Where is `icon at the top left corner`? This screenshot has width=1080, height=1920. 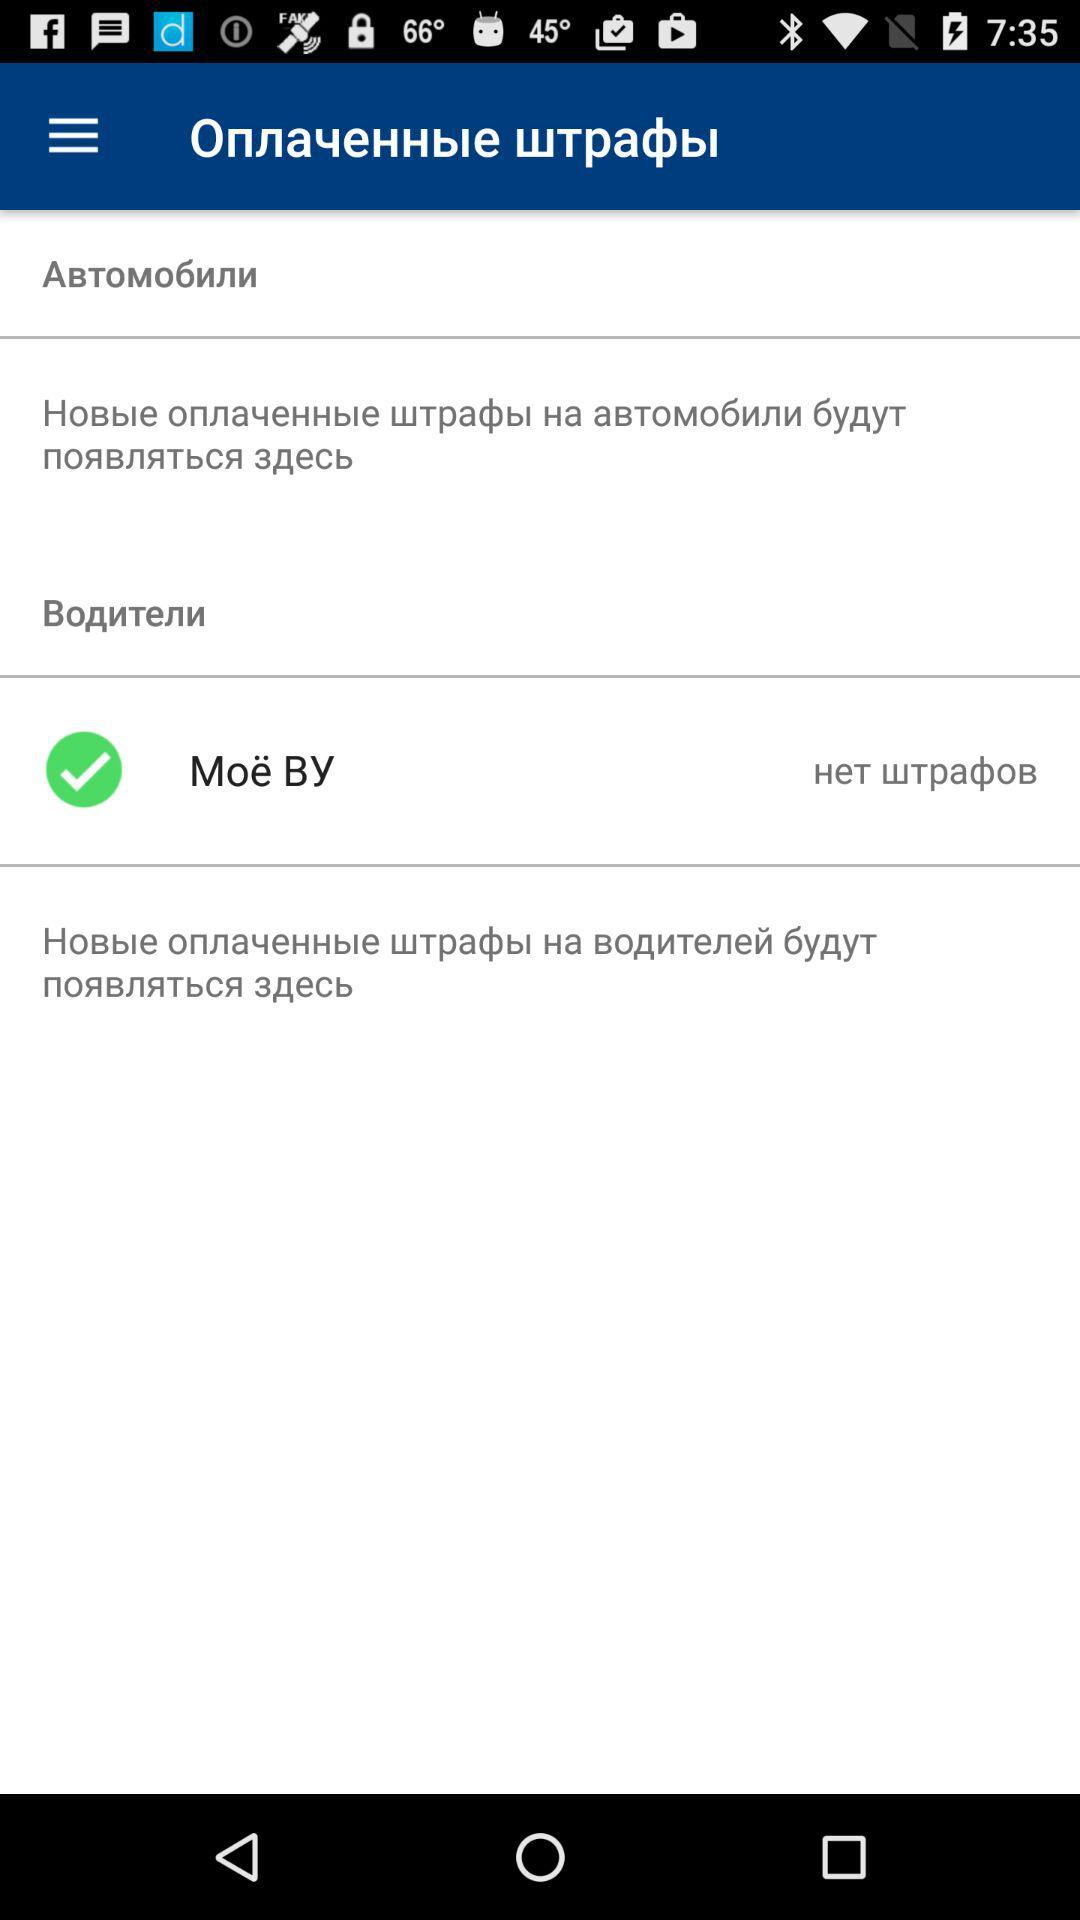
icon at the top left corner is located at coordinates (72, 135).